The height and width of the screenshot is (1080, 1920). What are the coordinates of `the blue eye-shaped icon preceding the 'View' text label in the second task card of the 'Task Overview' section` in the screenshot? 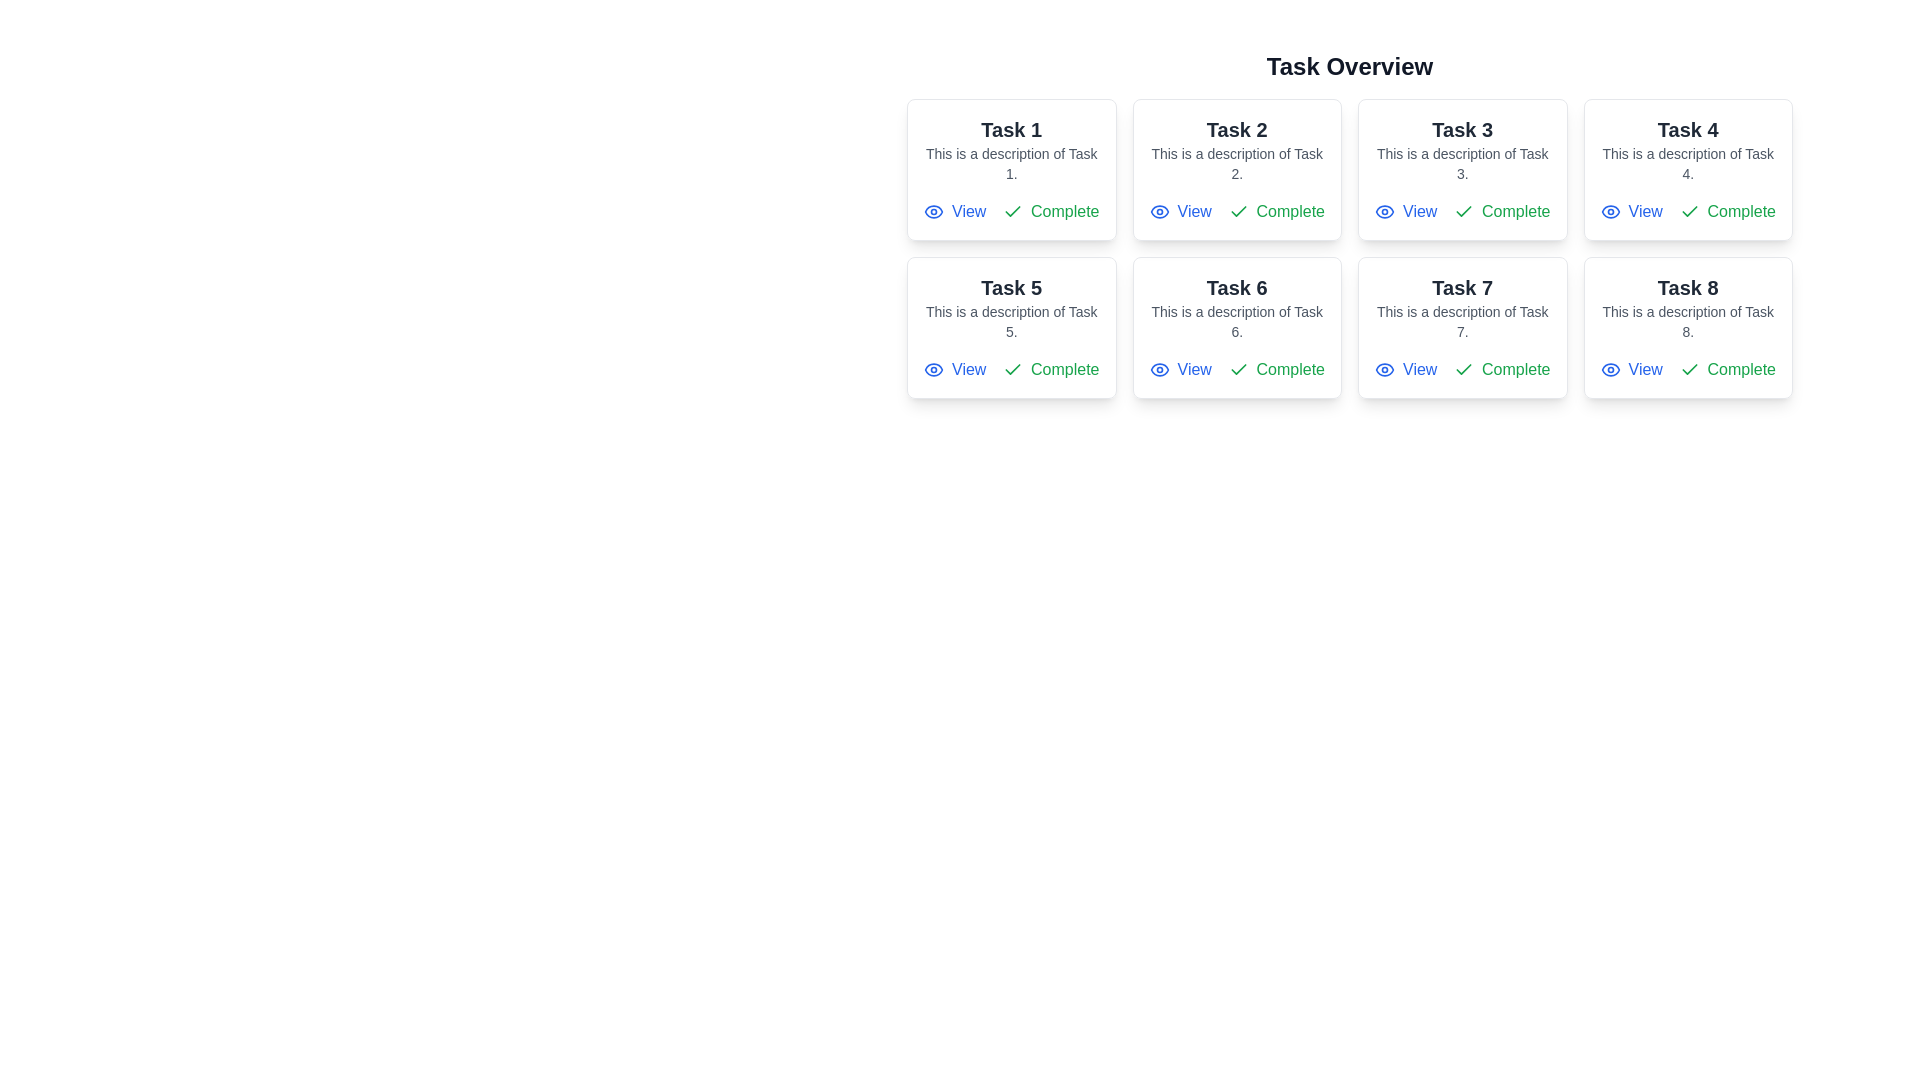 It's located at (1159, 212).